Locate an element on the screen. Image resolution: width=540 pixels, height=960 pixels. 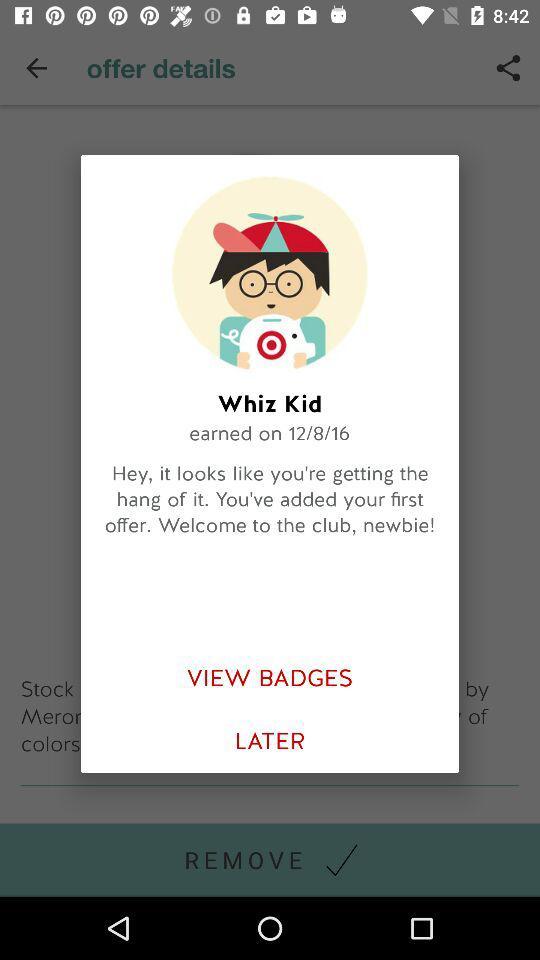
item below the view badges icon is located at coordinates (270, 740).